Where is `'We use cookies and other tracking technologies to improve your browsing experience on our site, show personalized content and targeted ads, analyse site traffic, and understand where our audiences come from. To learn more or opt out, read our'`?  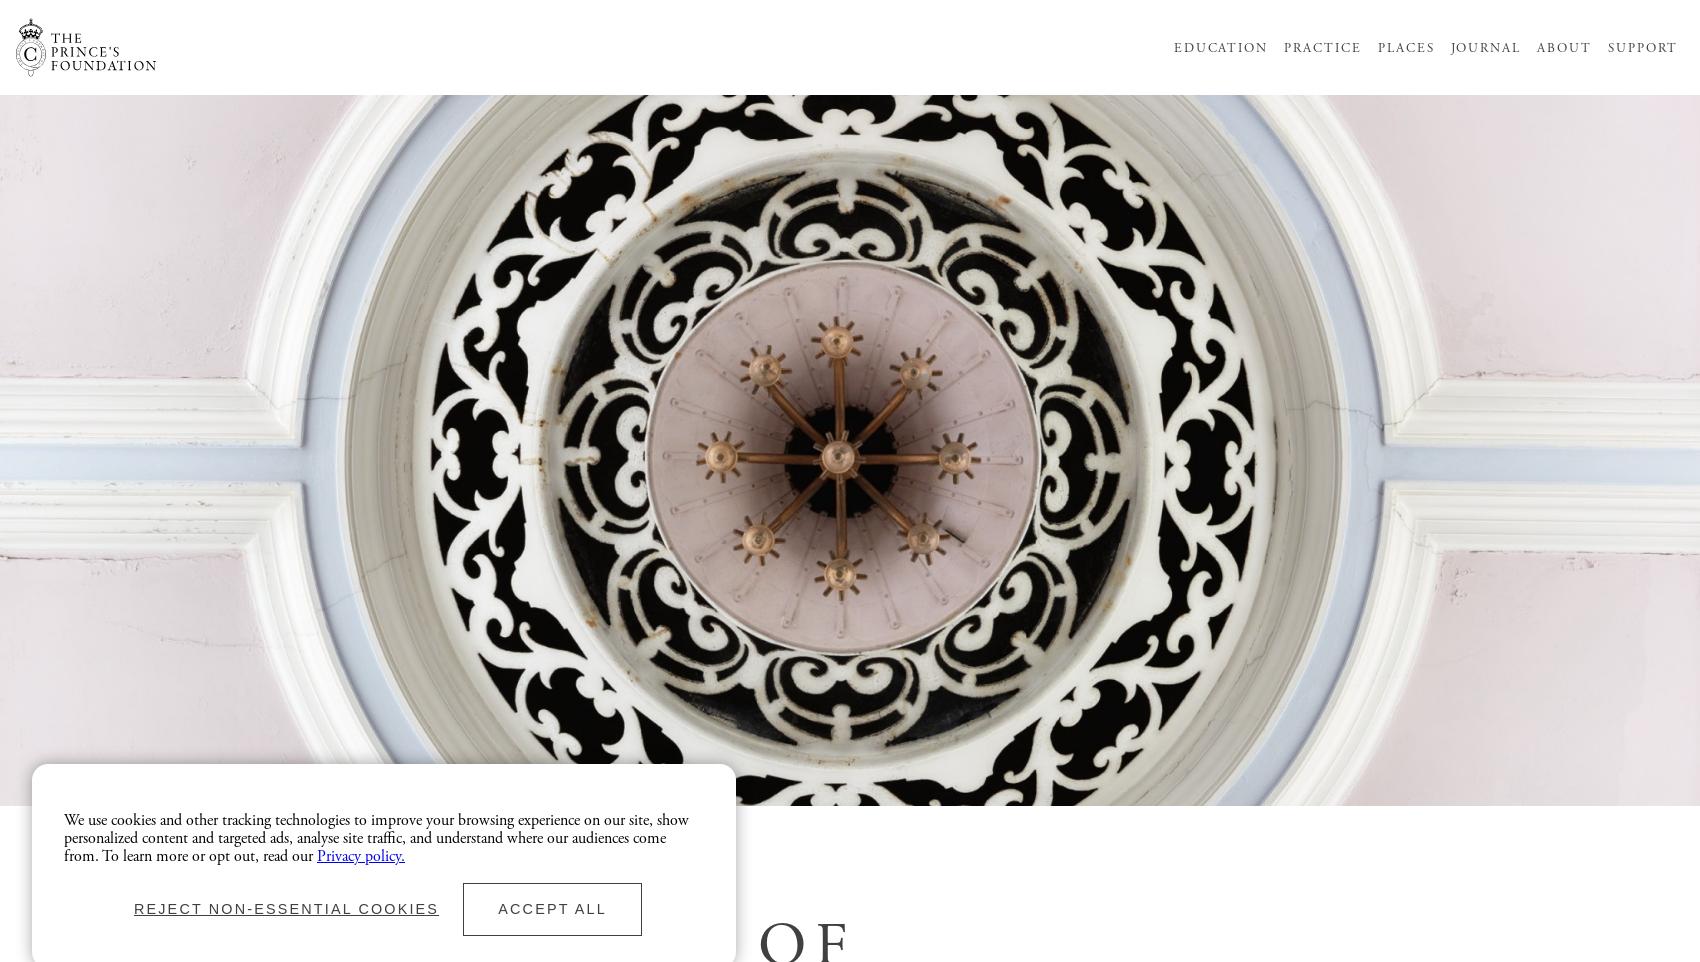
'We use cookies and other tracking technologies to improve your browsing experience on our site, show personalized content and targeted ads, analyse site traffic, and understand where our audiences come from. To learn more or opt out, read our' is located at coordinates (375, 837).